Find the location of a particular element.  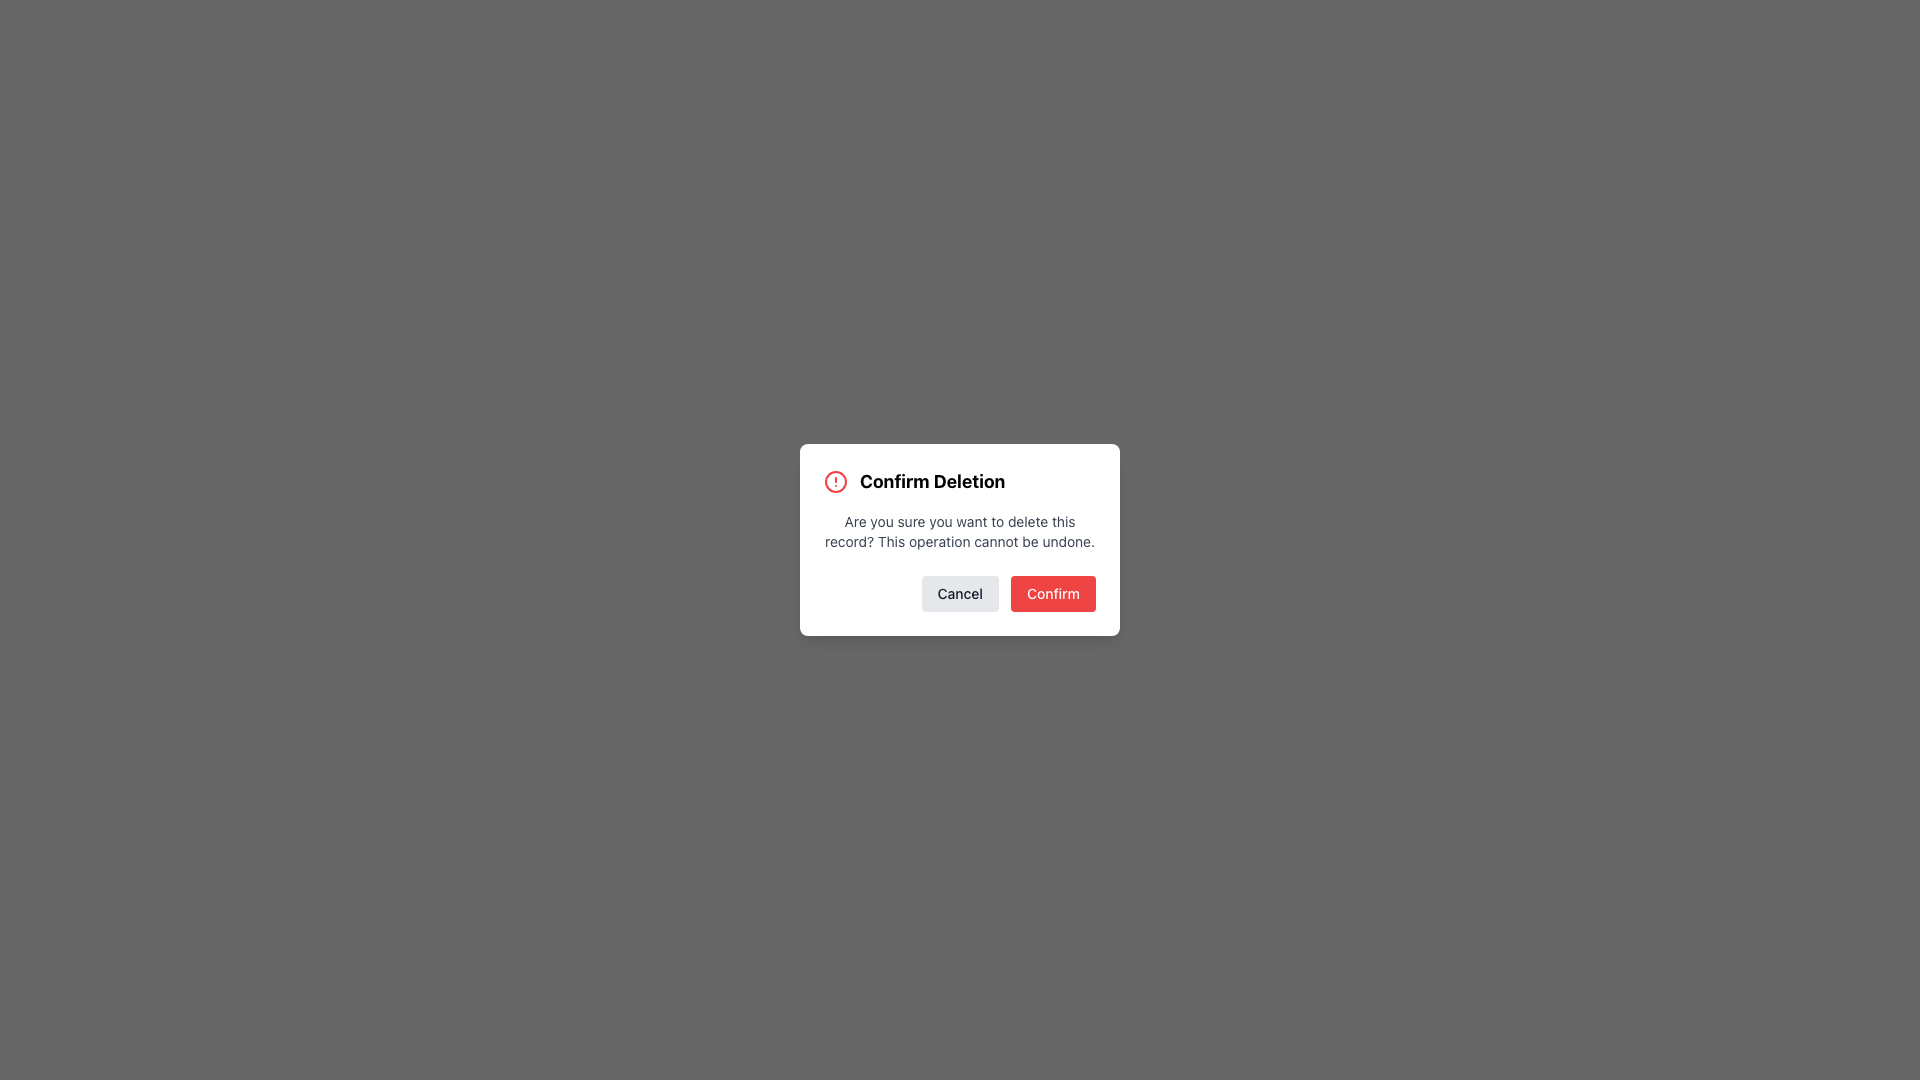

the alert icon located to the left of the 'Confirm Deletion' text within the modal window is located at coordinates (835, 482).